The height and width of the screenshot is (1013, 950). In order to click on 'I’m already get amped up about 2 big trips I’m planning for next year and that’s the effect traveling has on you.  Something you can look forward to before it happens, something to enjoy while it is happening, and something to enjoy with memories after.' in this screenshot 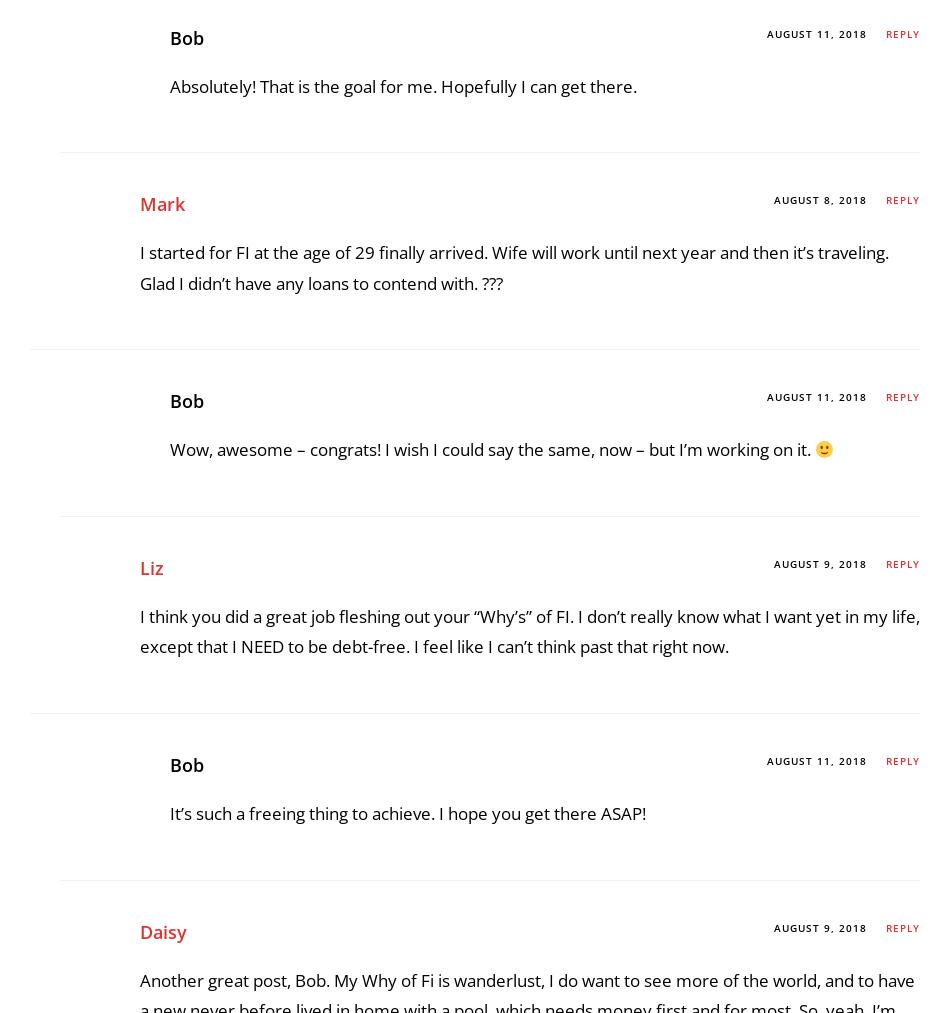, I will do `click(519, 87)`.